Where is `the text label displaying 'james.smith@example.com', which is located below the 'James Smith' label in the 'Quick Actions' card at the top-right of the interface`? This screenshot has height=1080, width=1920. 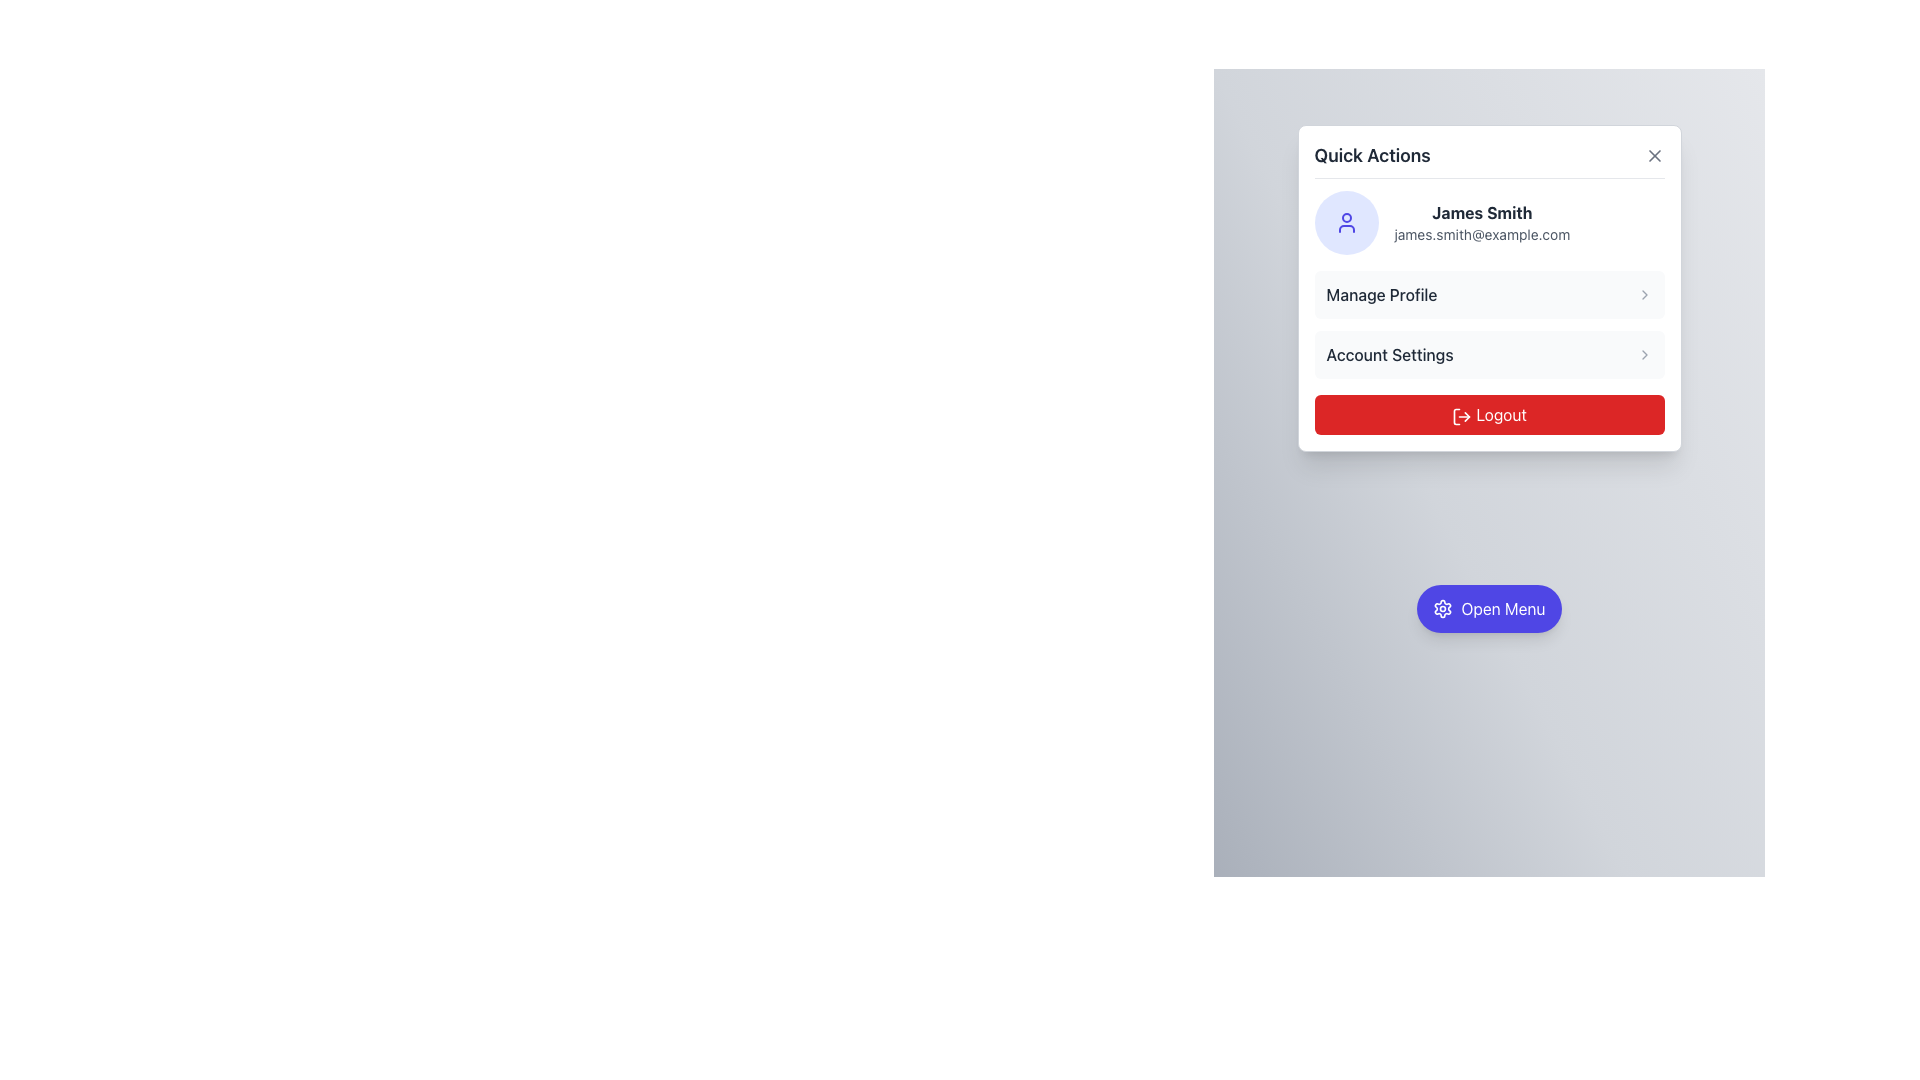
the text label displaying 'james.smith@example.com', which is located below the 'James Smith' label in the 'Quick Actions' card at the top-right of the interface is located at coordinates (1482, 234).